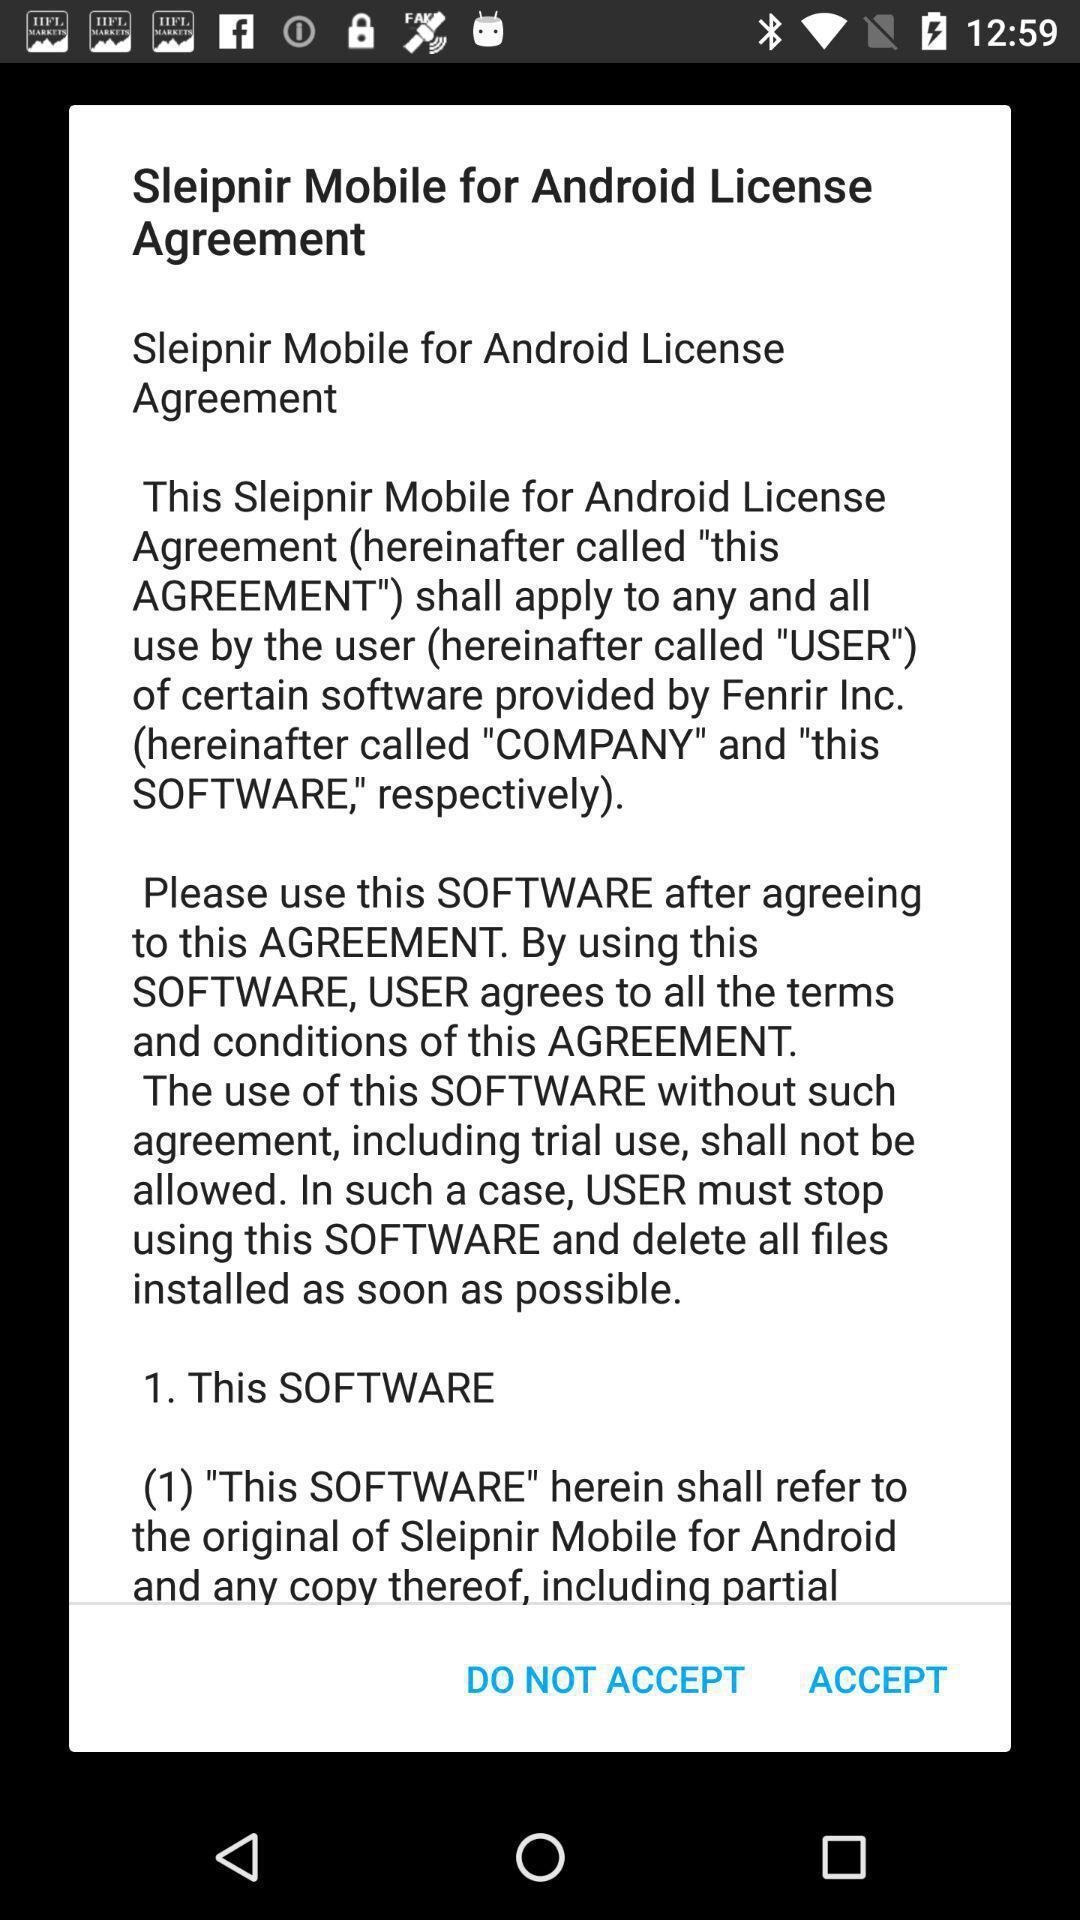 The image size is (1080, 1920). What do you see at coordinates (604, 1678) in the screenshot?
I see `do not accept icon` at bounding box center [604, 1678].